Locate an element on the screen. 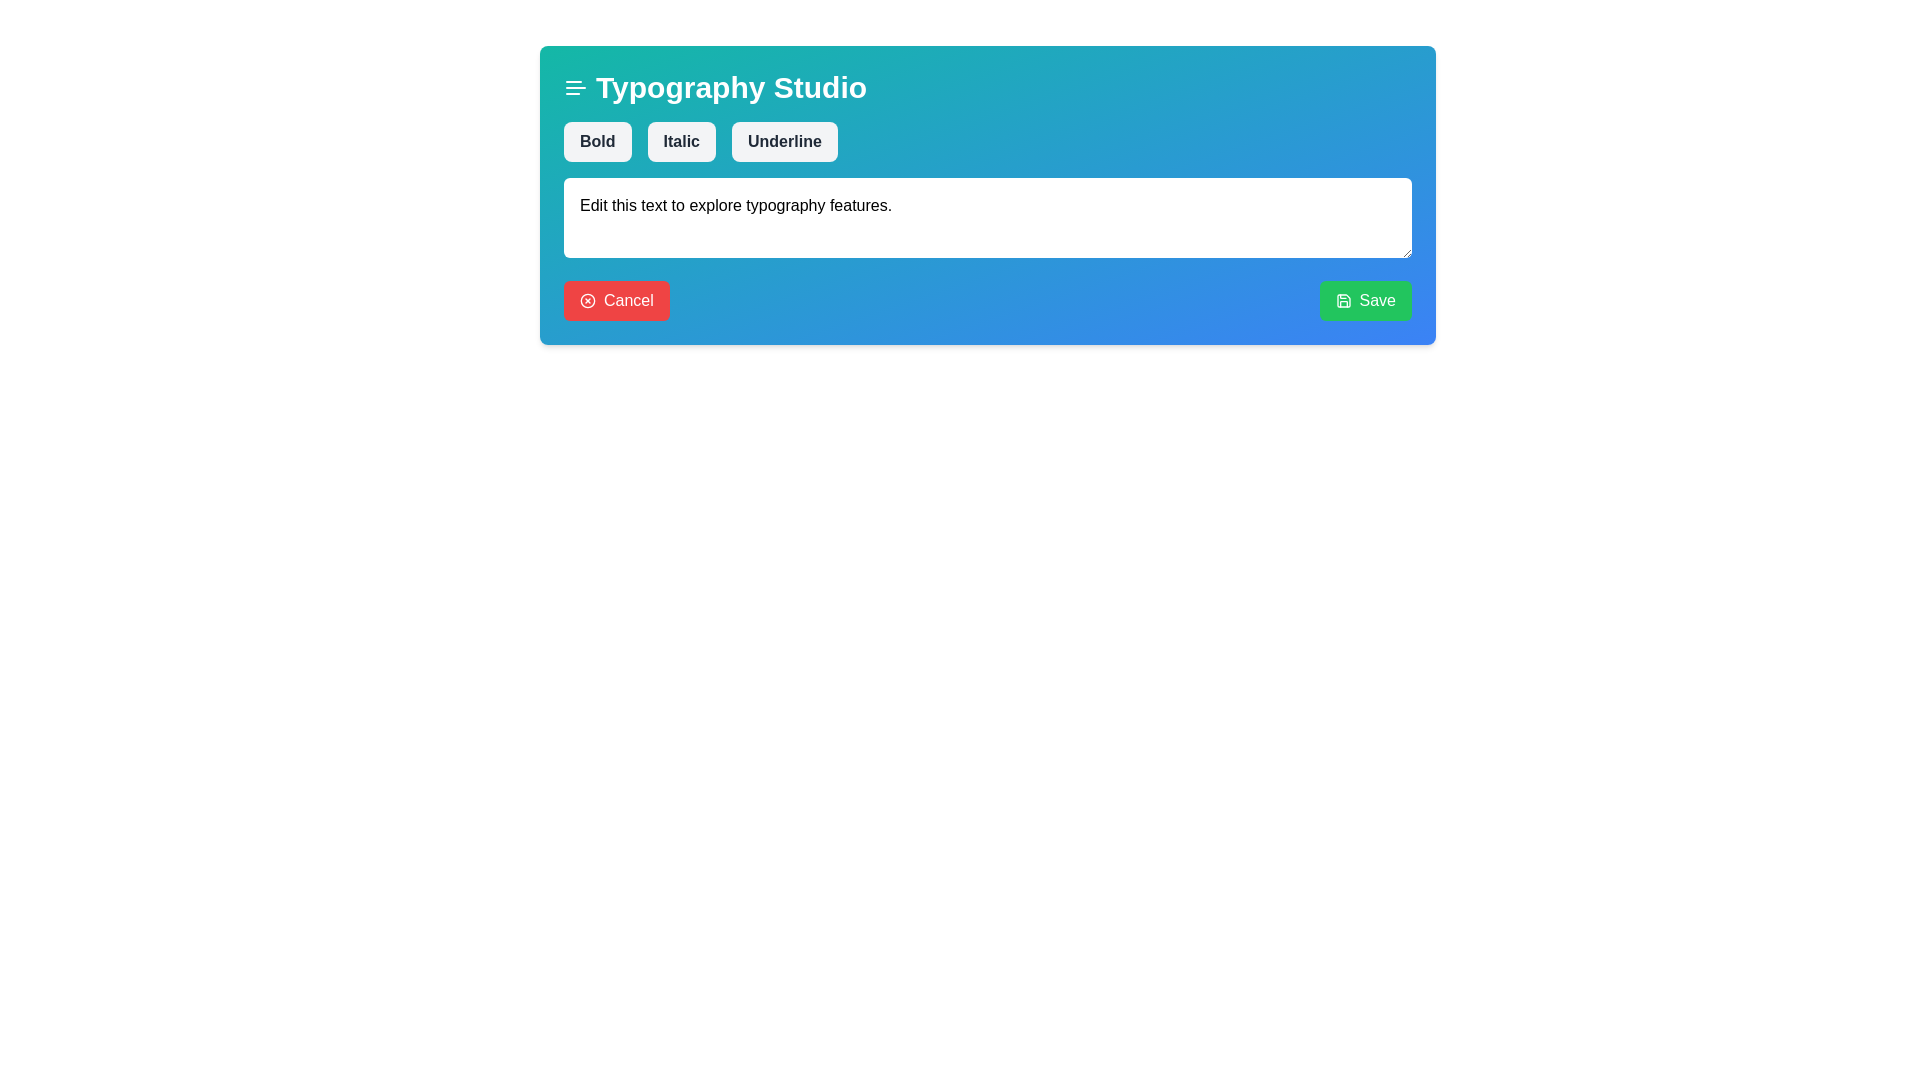 The image size is (1920, 1080). the 'Cancel' action icon located to the left of the 'Cancel' text within the red rectangular button at the bottom-left section of the interface is located at coordinates (587, 300).